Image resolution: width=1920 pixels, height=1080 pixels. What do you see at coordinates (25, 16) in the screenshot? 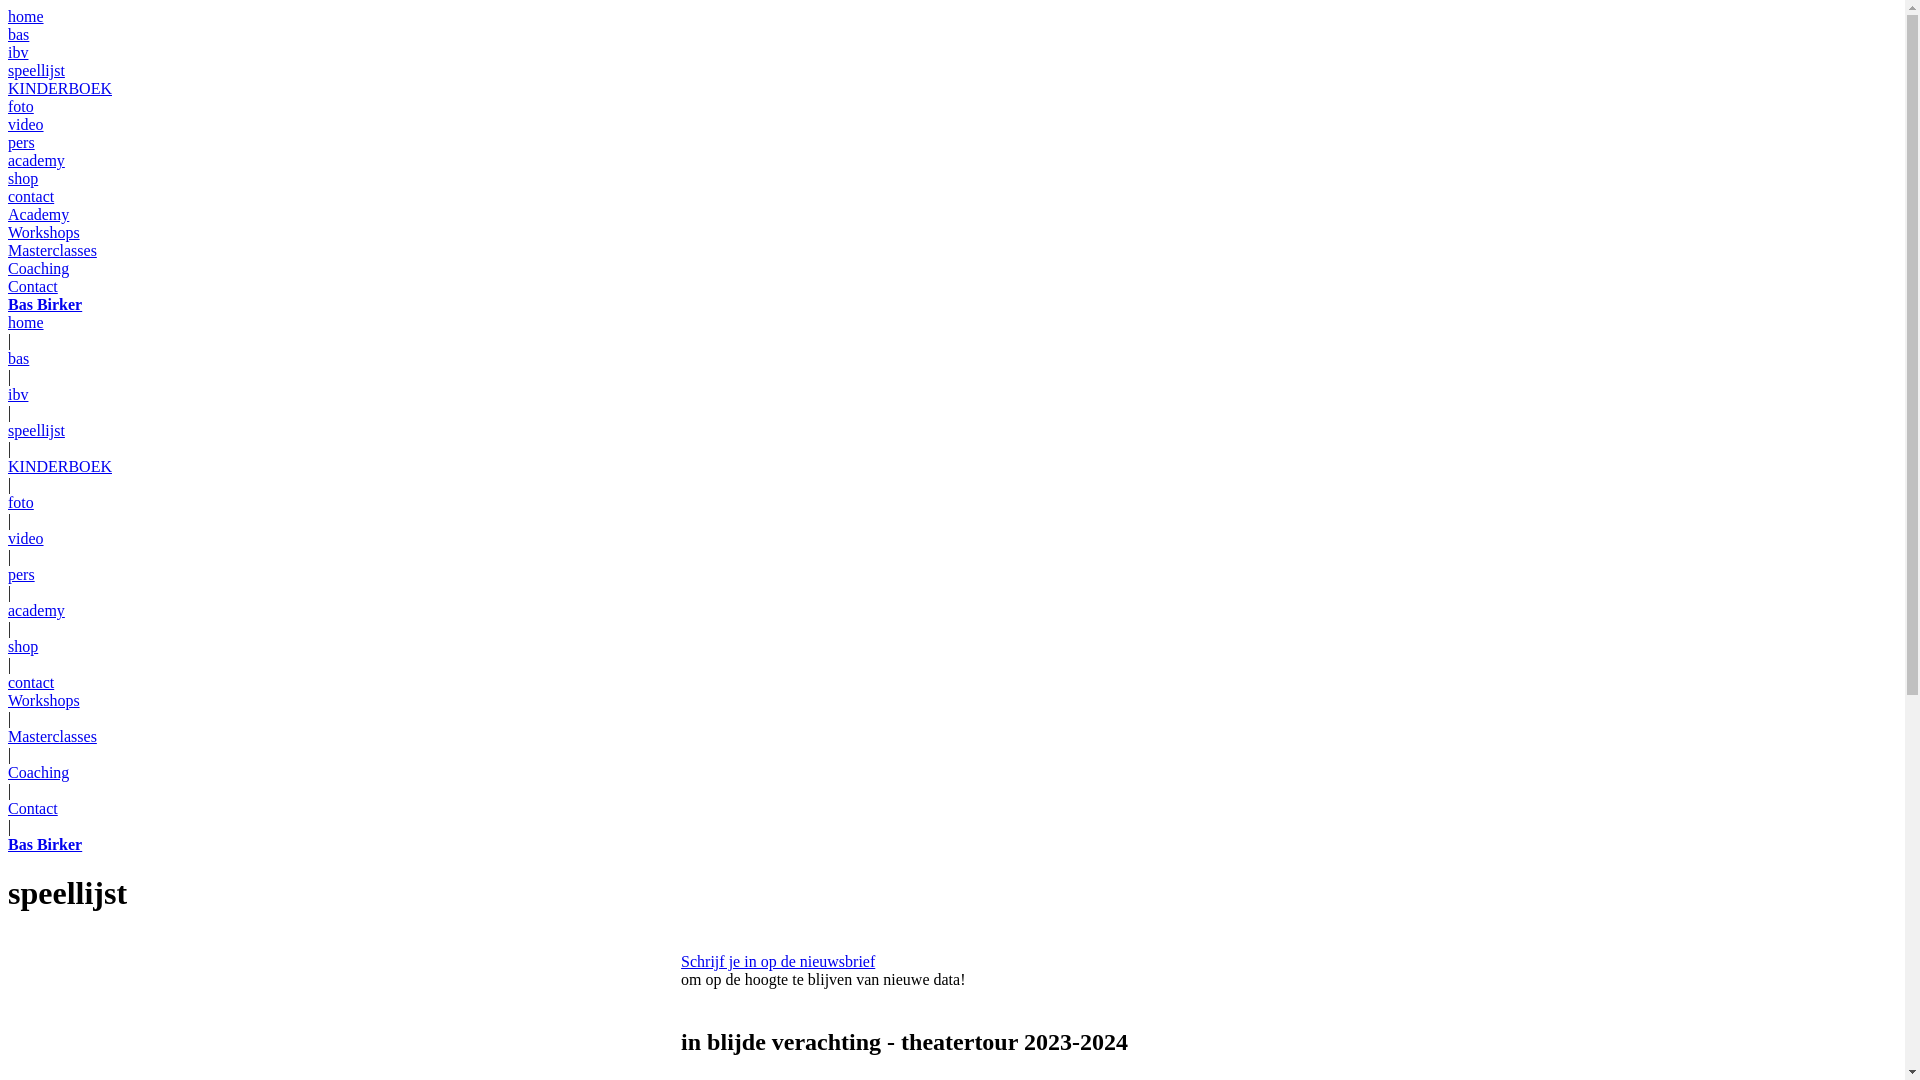
I see `'home'` at bounding box center [25, 16].